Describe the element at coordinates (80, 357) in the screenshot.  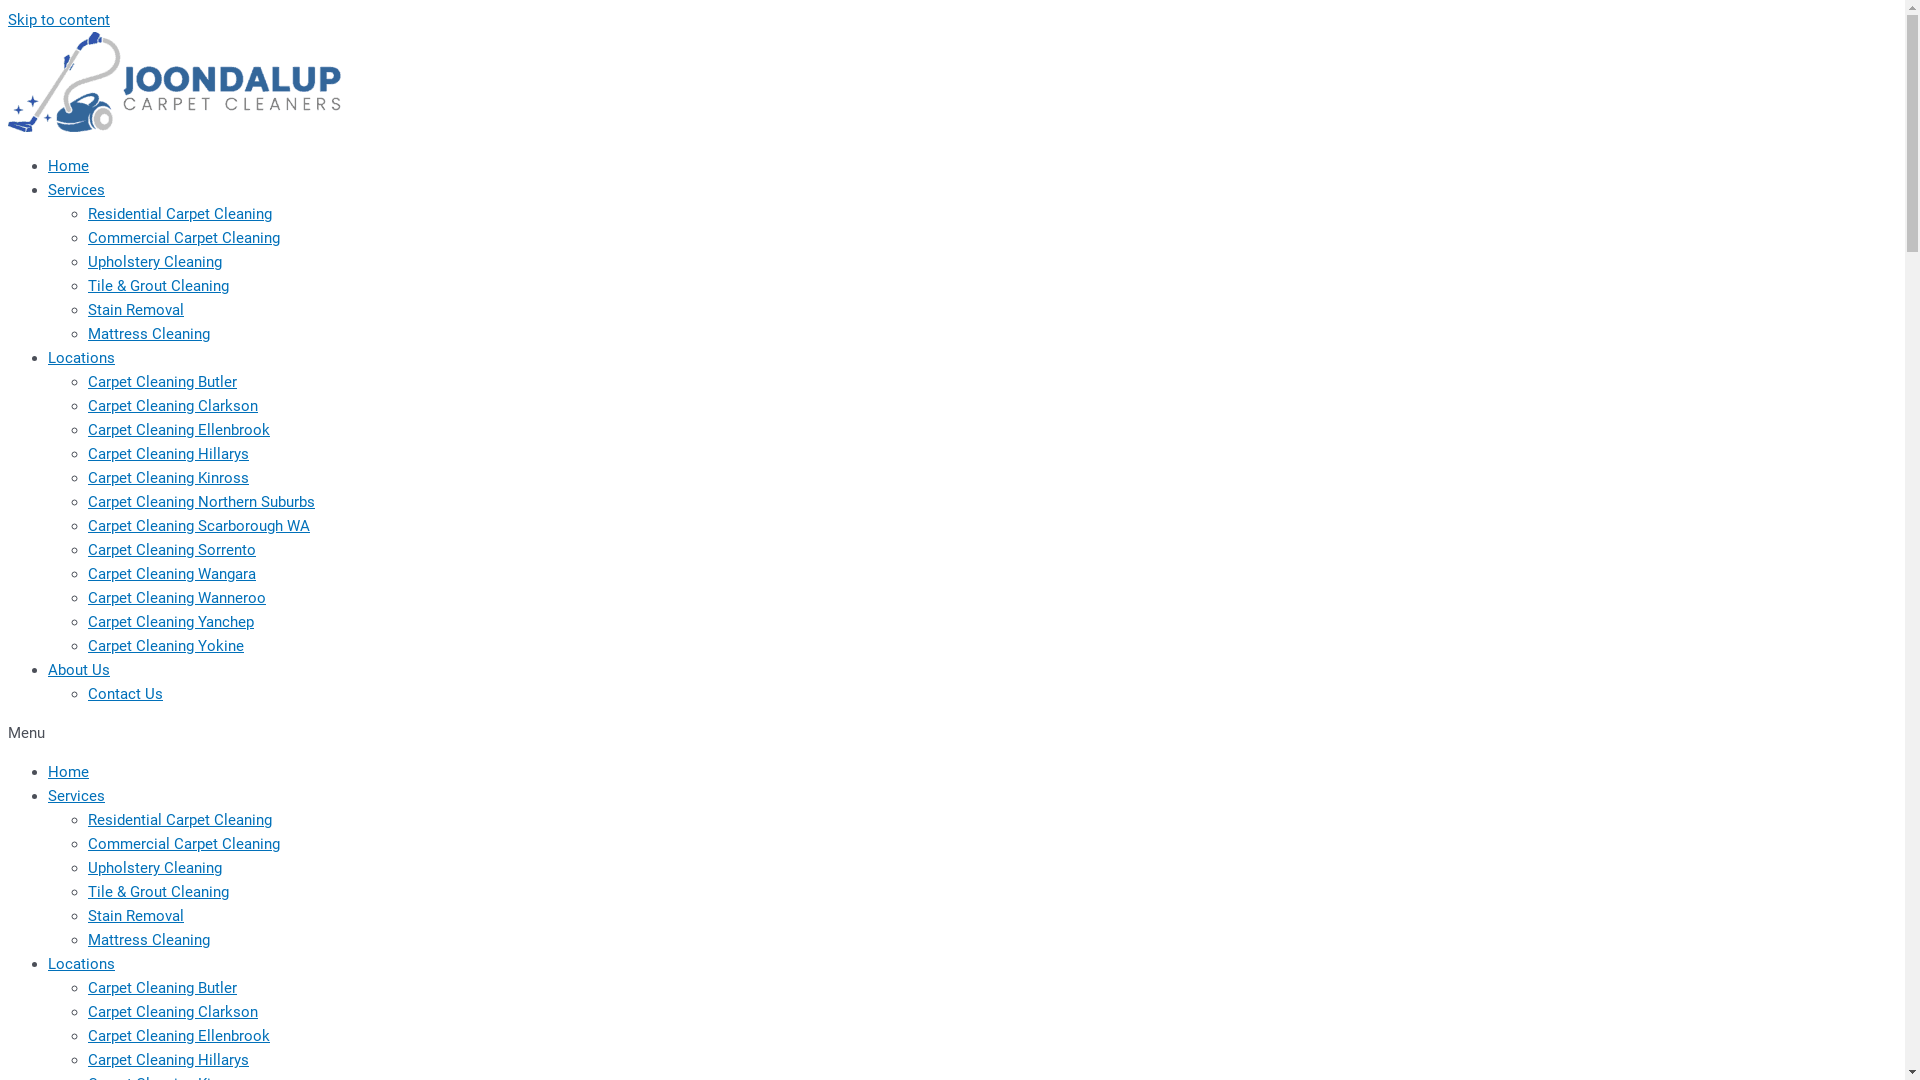
I see `'Locations'` at that location.